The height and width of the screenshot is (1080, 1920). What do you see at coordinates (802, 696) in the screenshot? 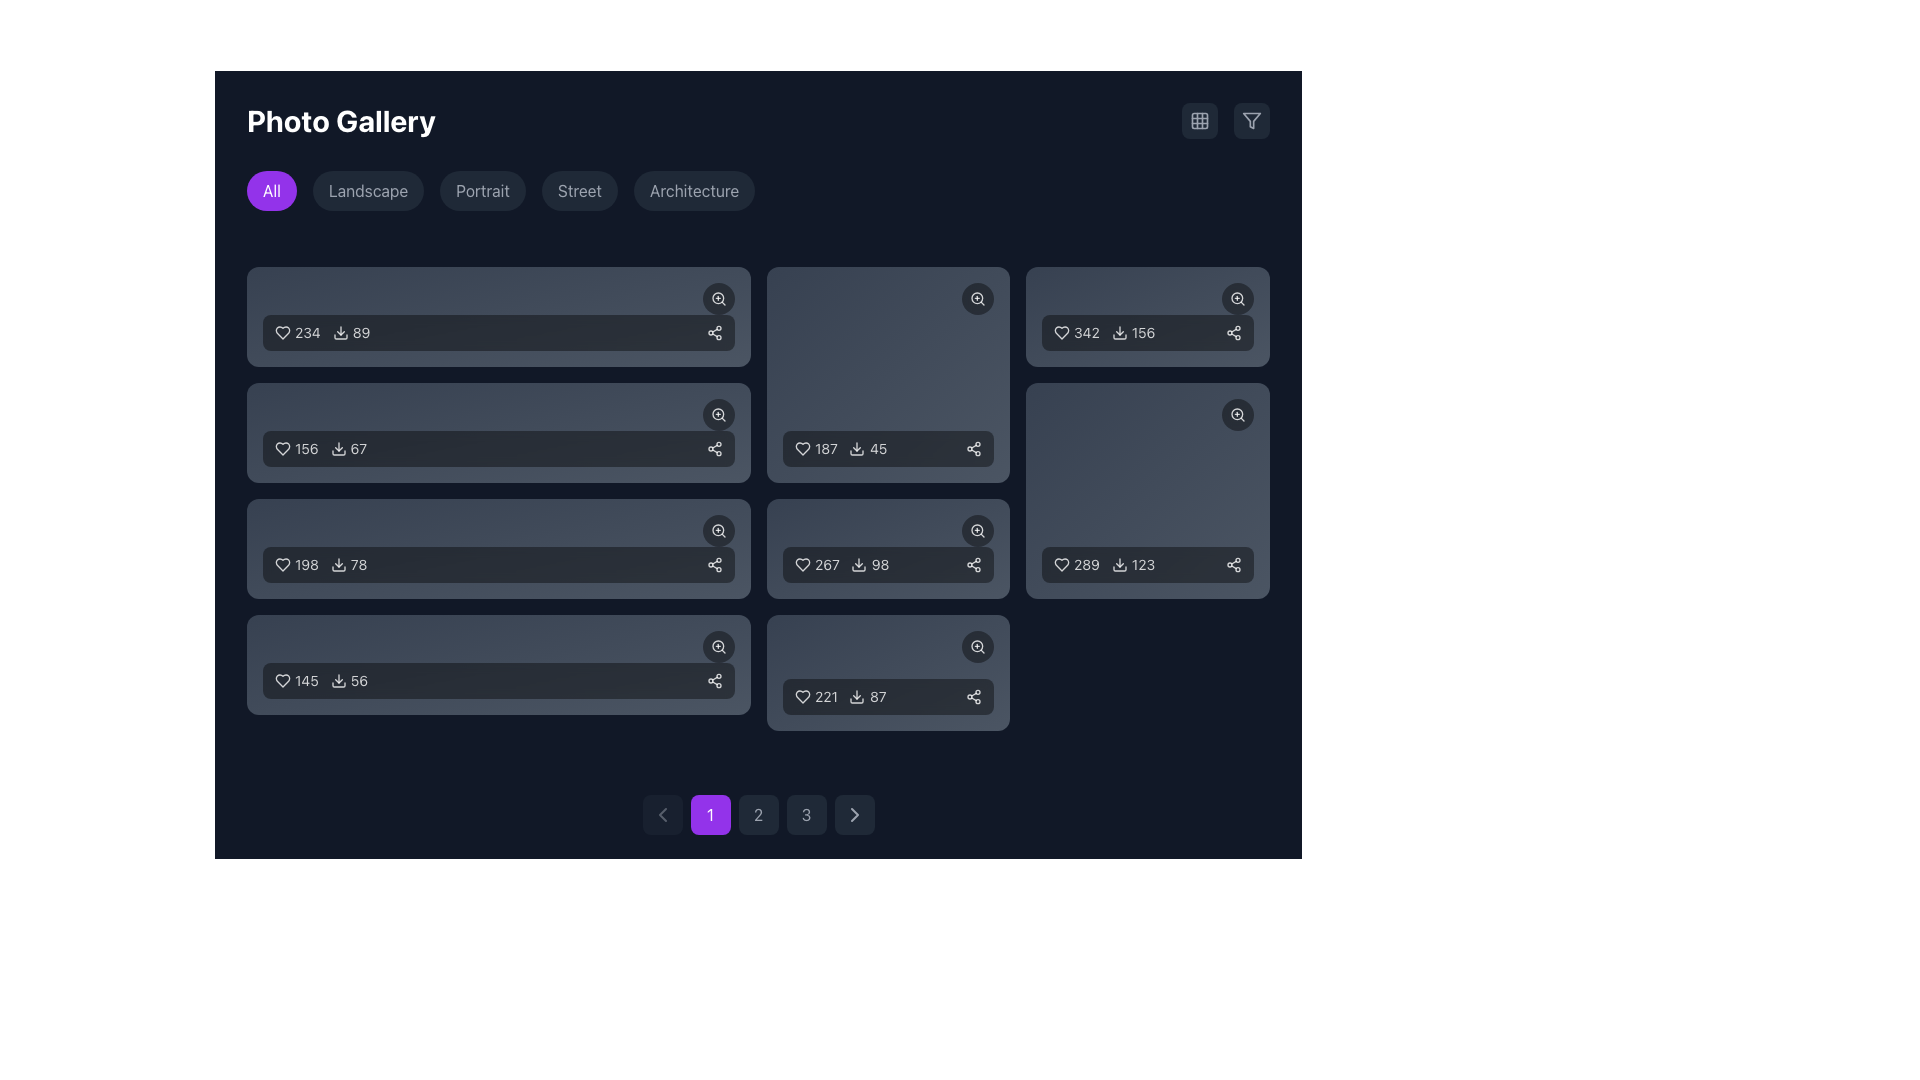
I see `the heart-shaped icon with a hollow interior and white outline, located next to the number '221' in the gallery interface` at bounding box center [802, 696].